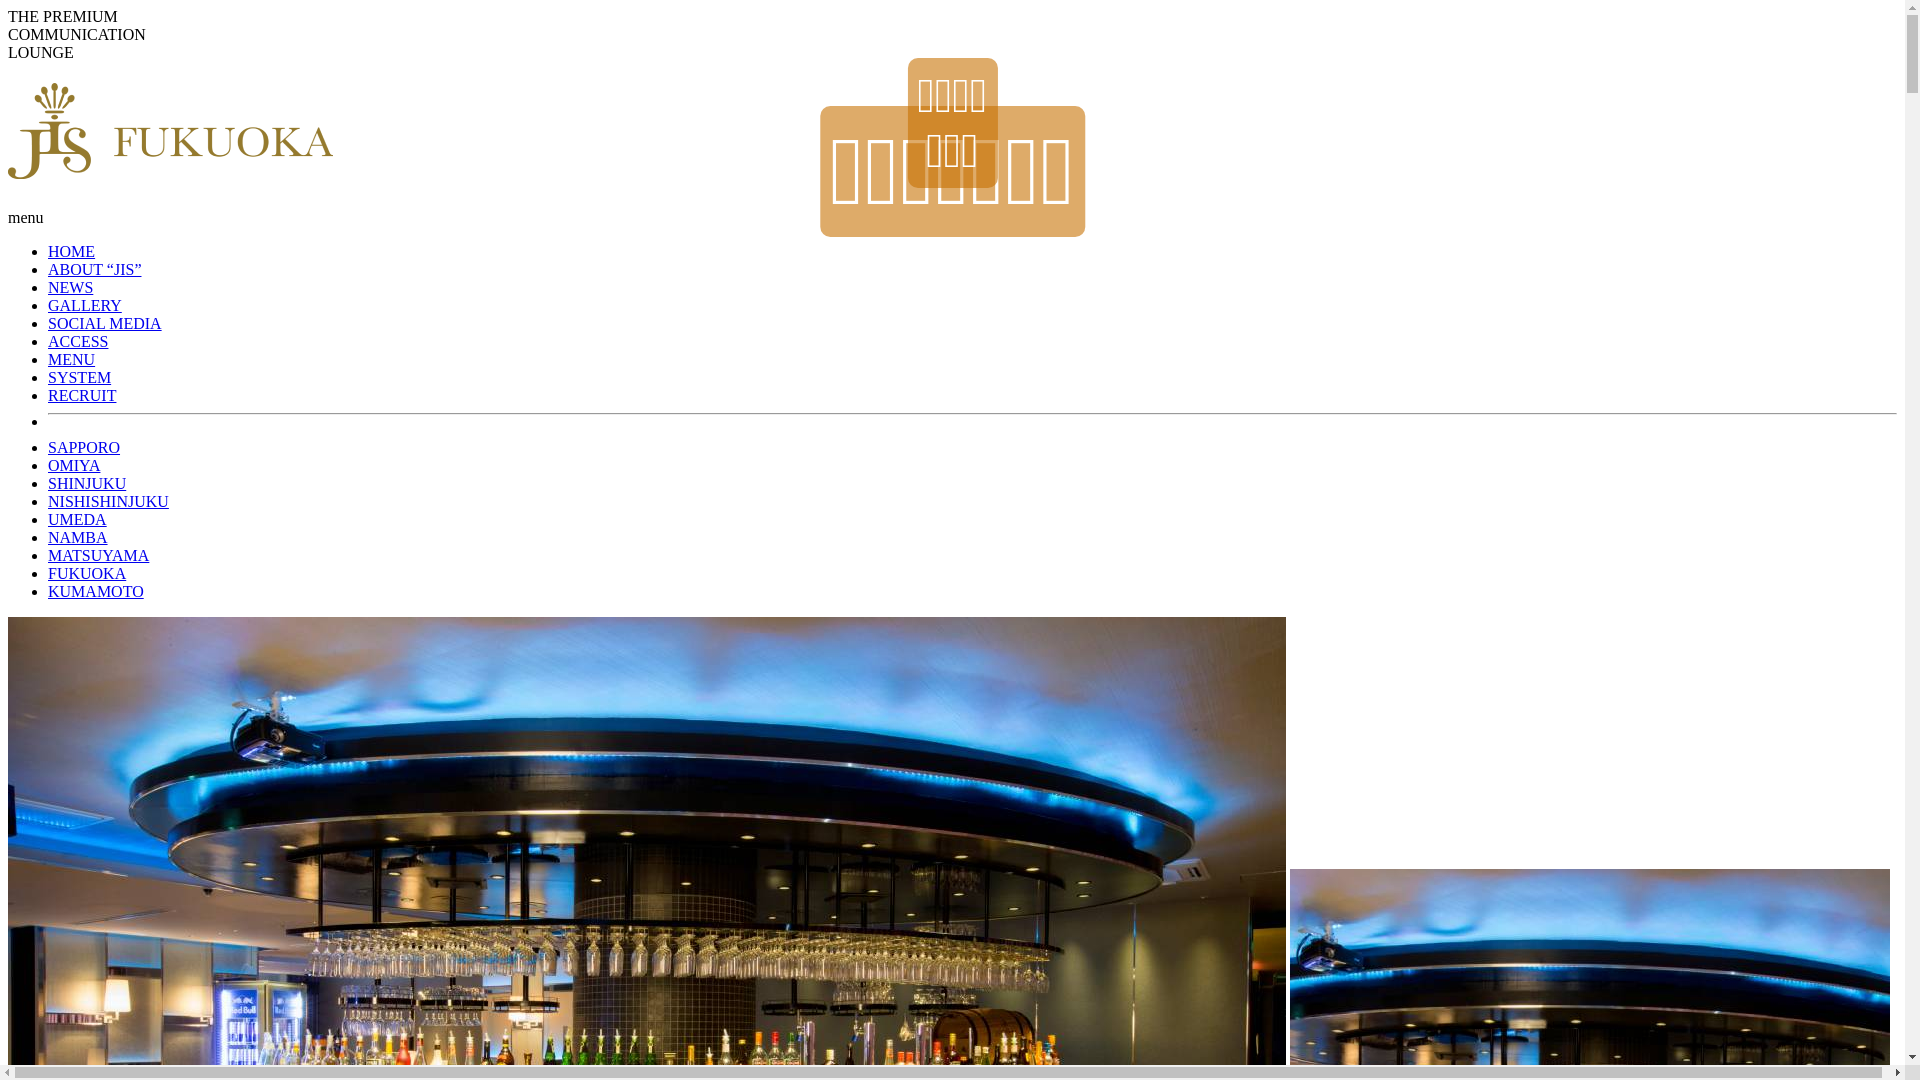 This screenshot has width=1920, height=1080. Describe the element at coordinates (79, 377) in the screenshot. I see `'SYSTEM'` at that location.